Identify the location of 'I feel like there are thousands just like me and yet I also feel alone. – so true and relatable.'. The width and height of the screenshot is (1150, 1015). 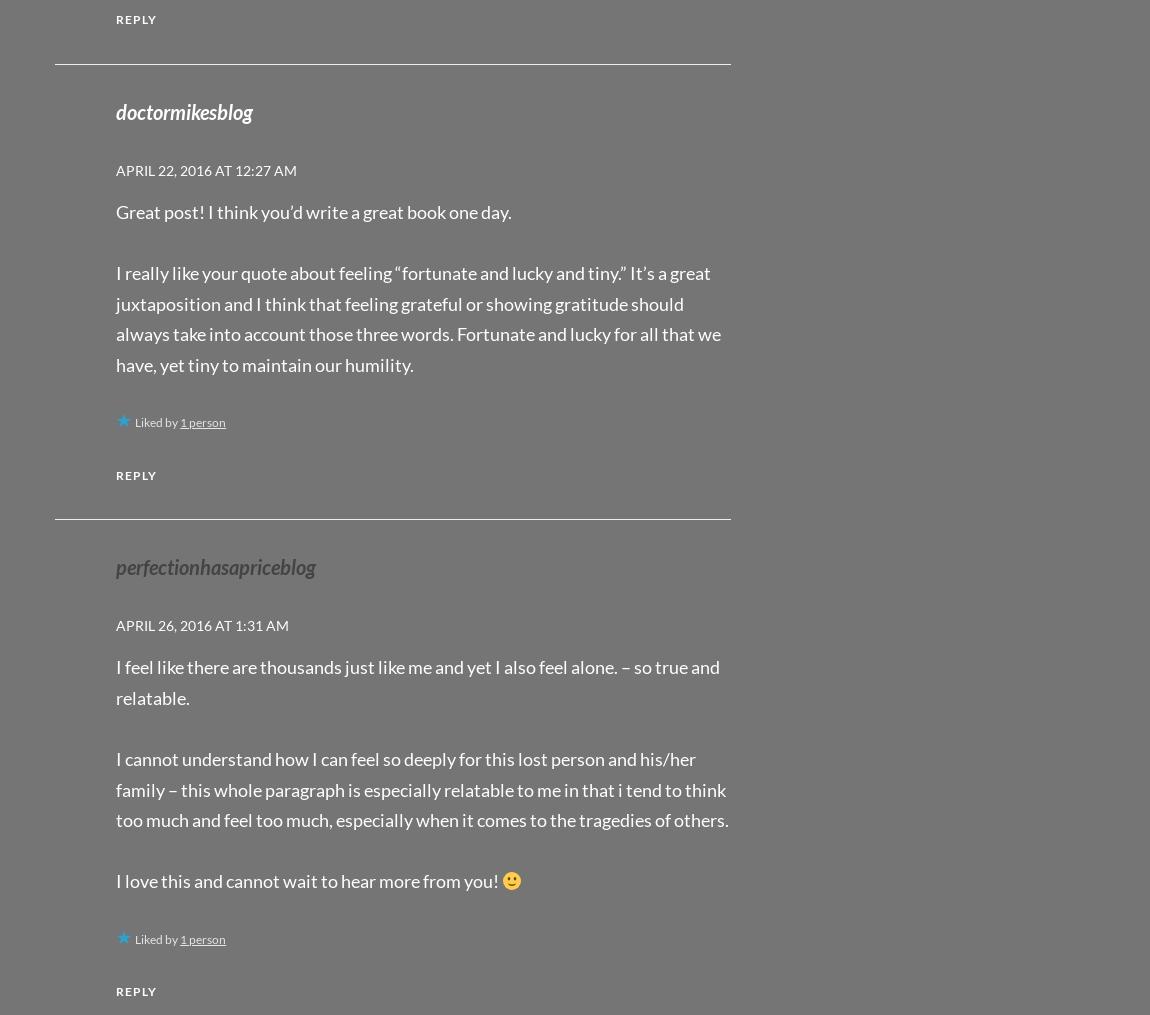
(418, 681).